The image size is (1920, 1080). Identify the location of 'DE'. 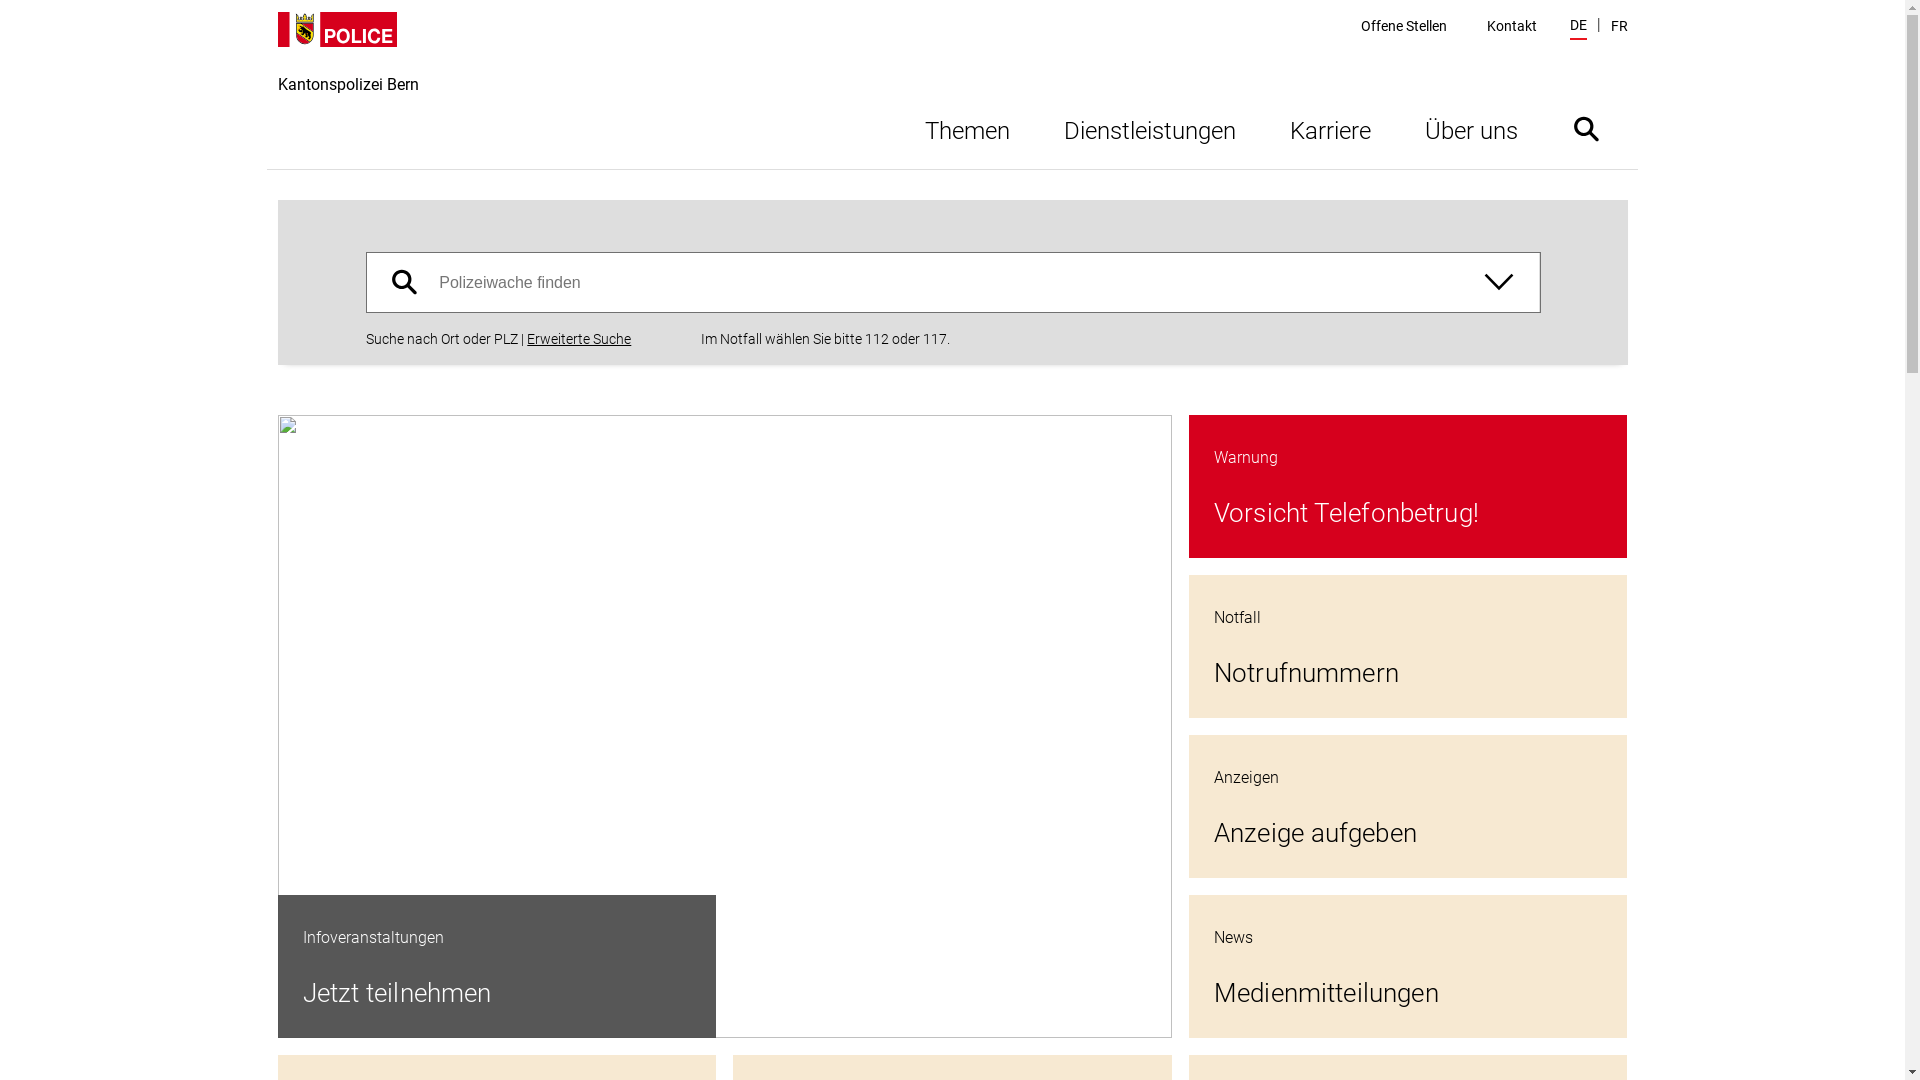
(1577, 27).